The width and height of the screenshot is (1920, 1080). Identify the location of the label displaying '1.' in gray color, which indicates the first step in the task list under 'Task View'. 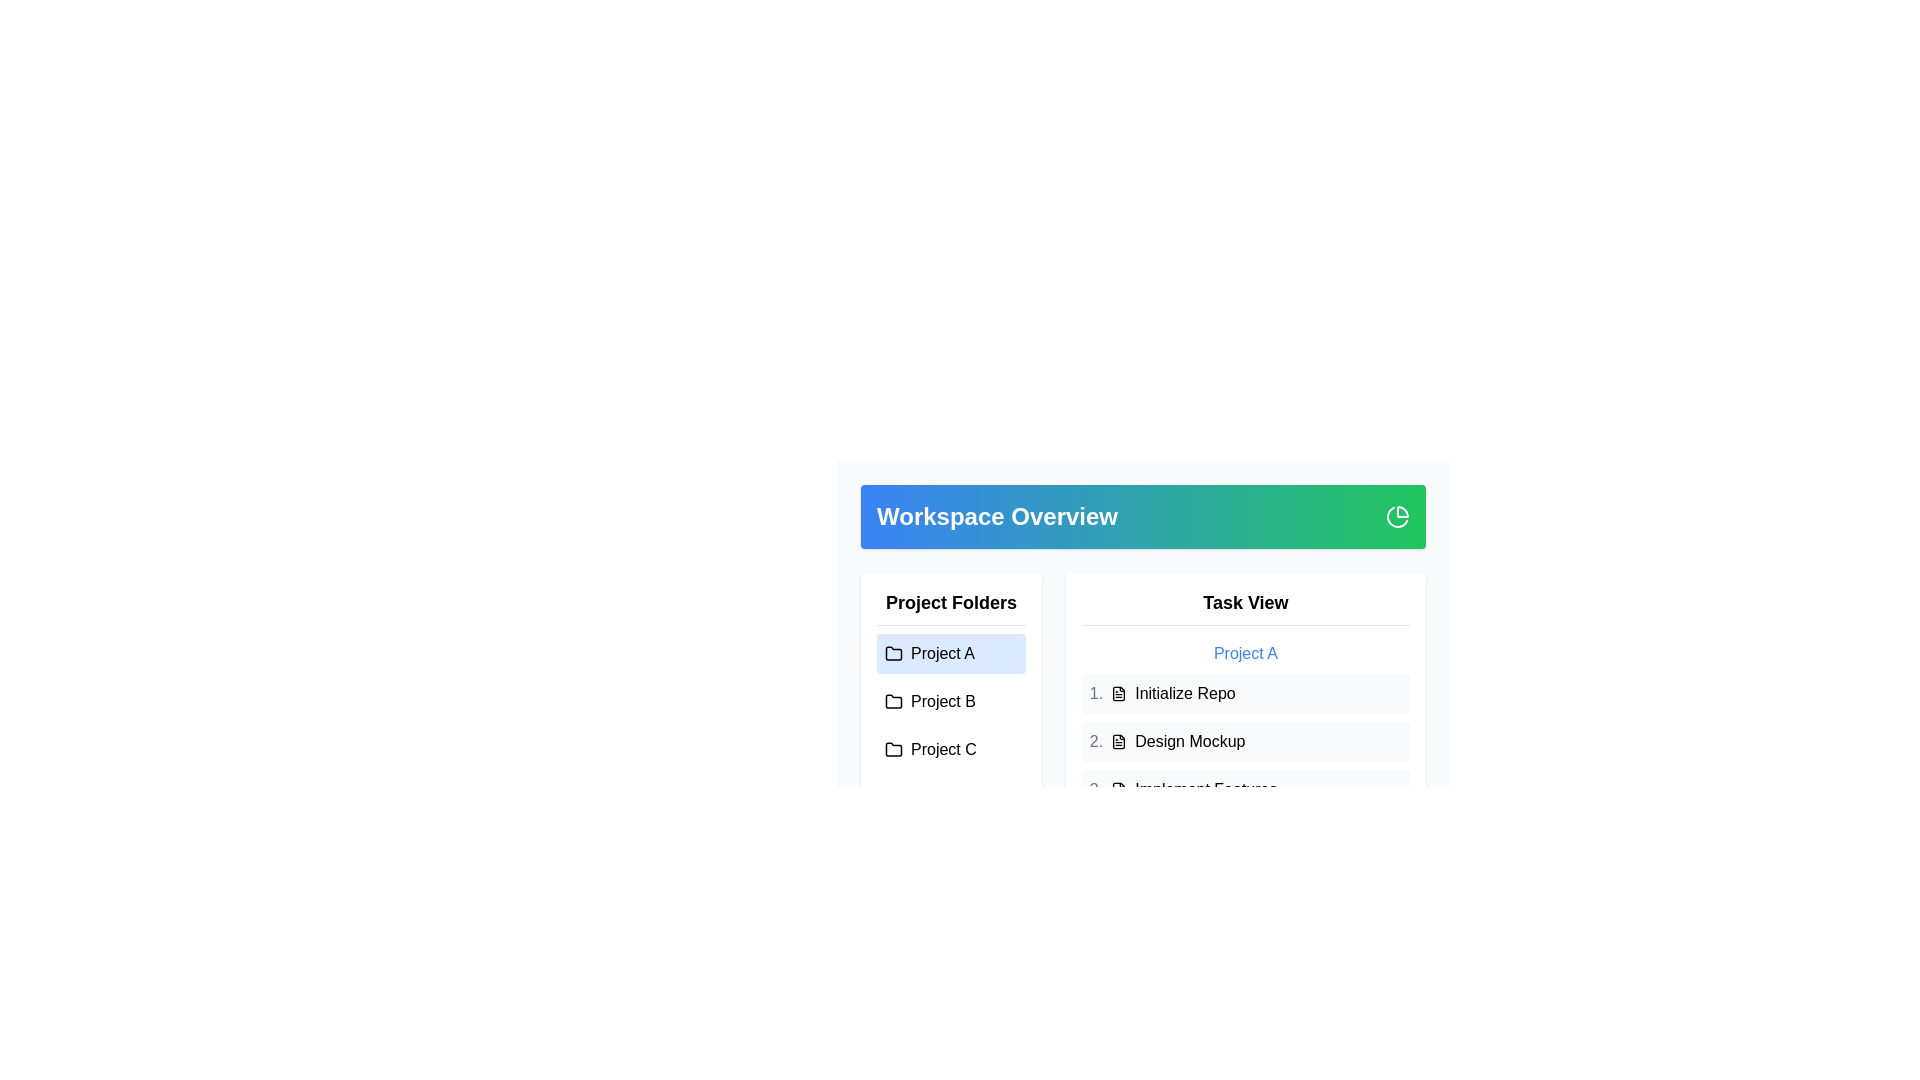
(1095, 693).